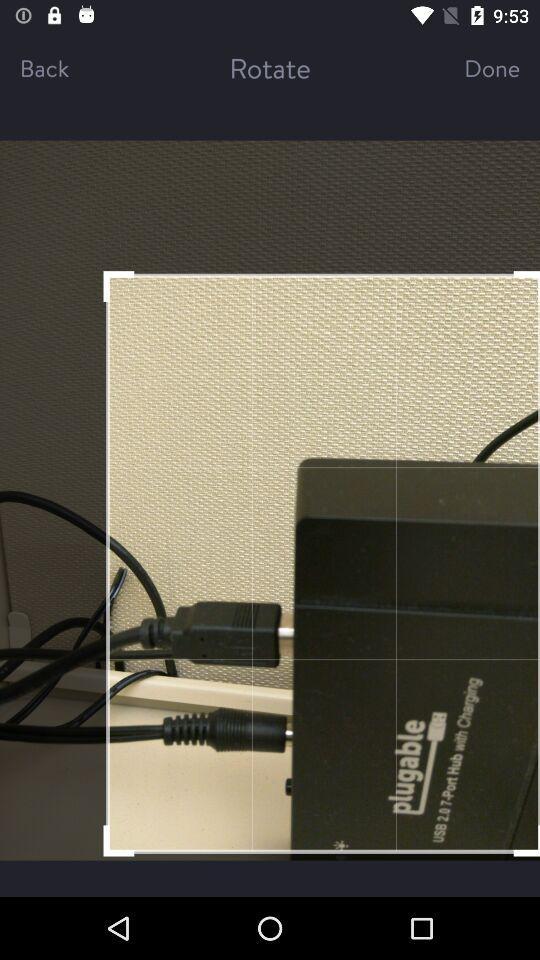 Image resolution: width=540 pixels, height=960 pixels. What do you see at coordinates (270, 67) in the screenshot?
I see `the rotate icon` at bounding box center [270, 67].